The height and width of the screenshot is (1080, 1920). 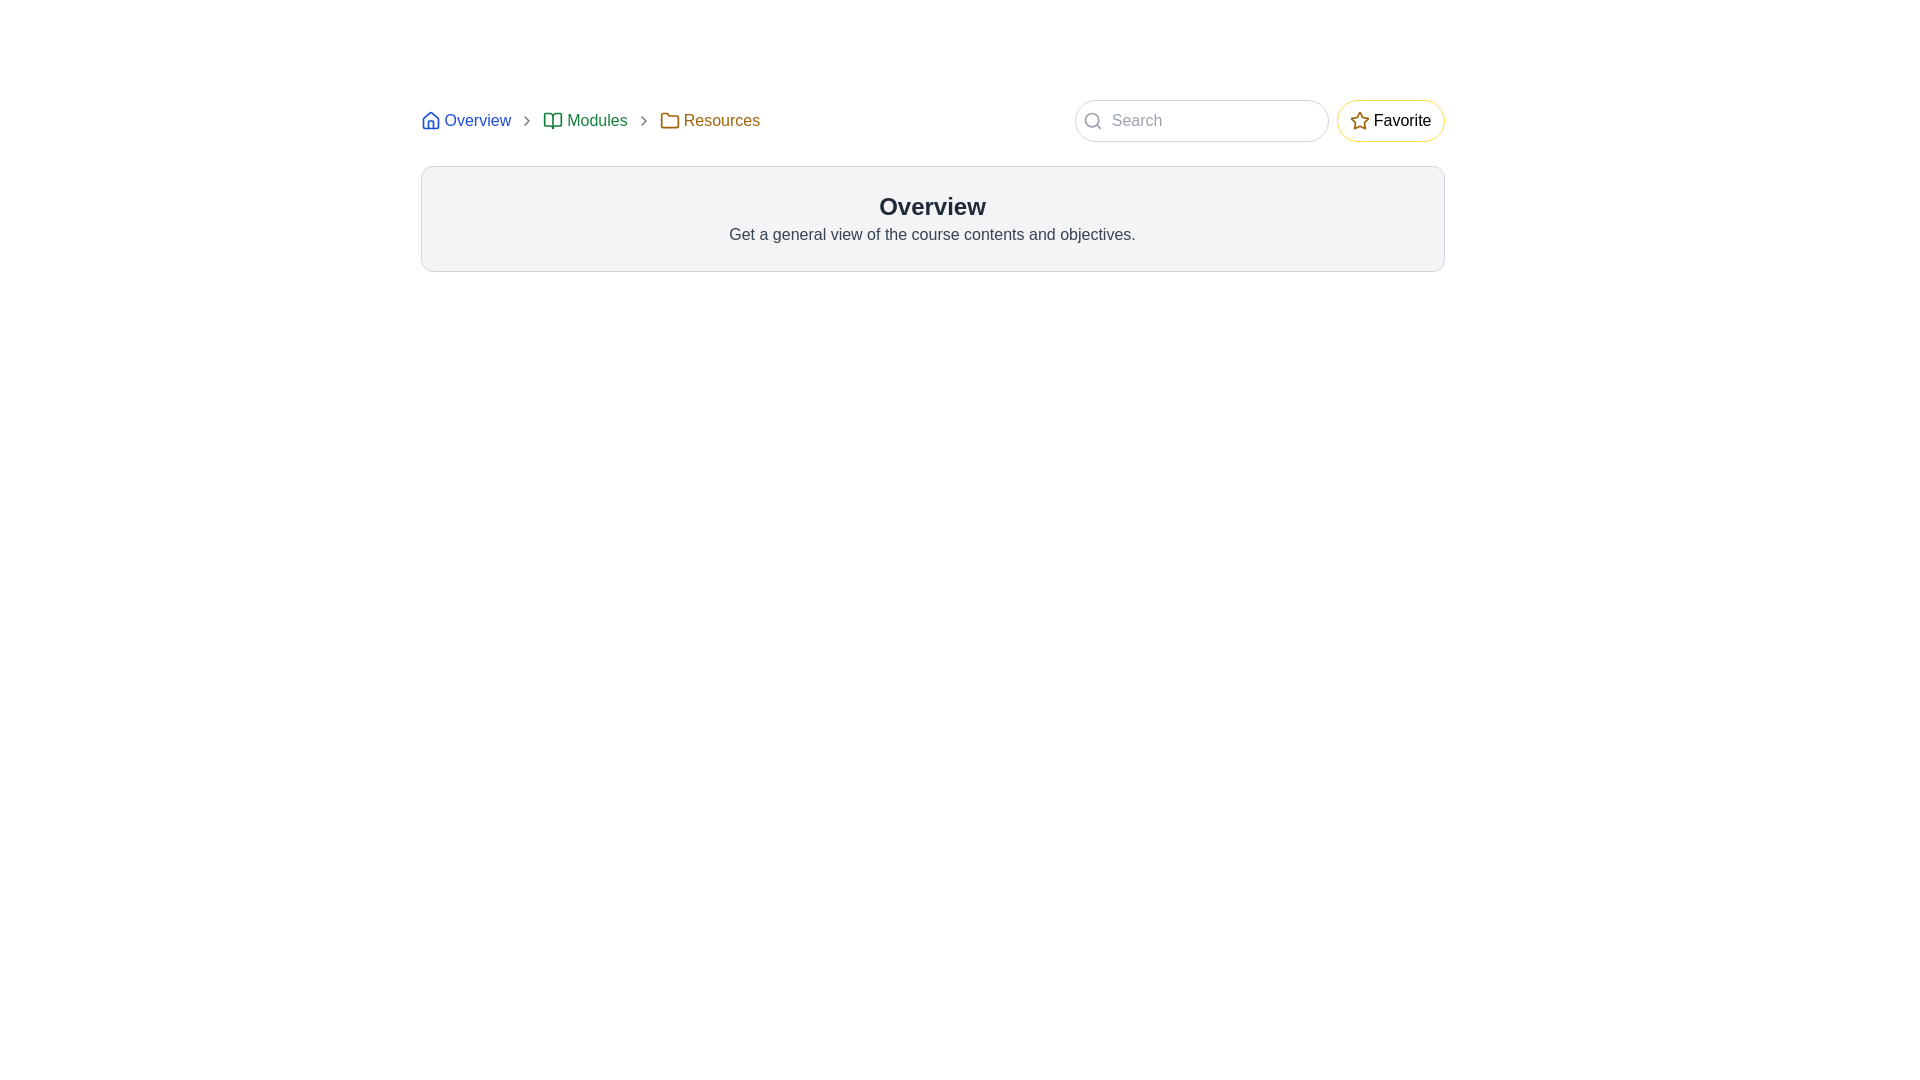 I want to click on the left portion of the opened book icon represented by a rounded rectangle within the SVG, located in the navigation breadcrumb directly left of the 'Modules' text link, so click(x=553, y=120).